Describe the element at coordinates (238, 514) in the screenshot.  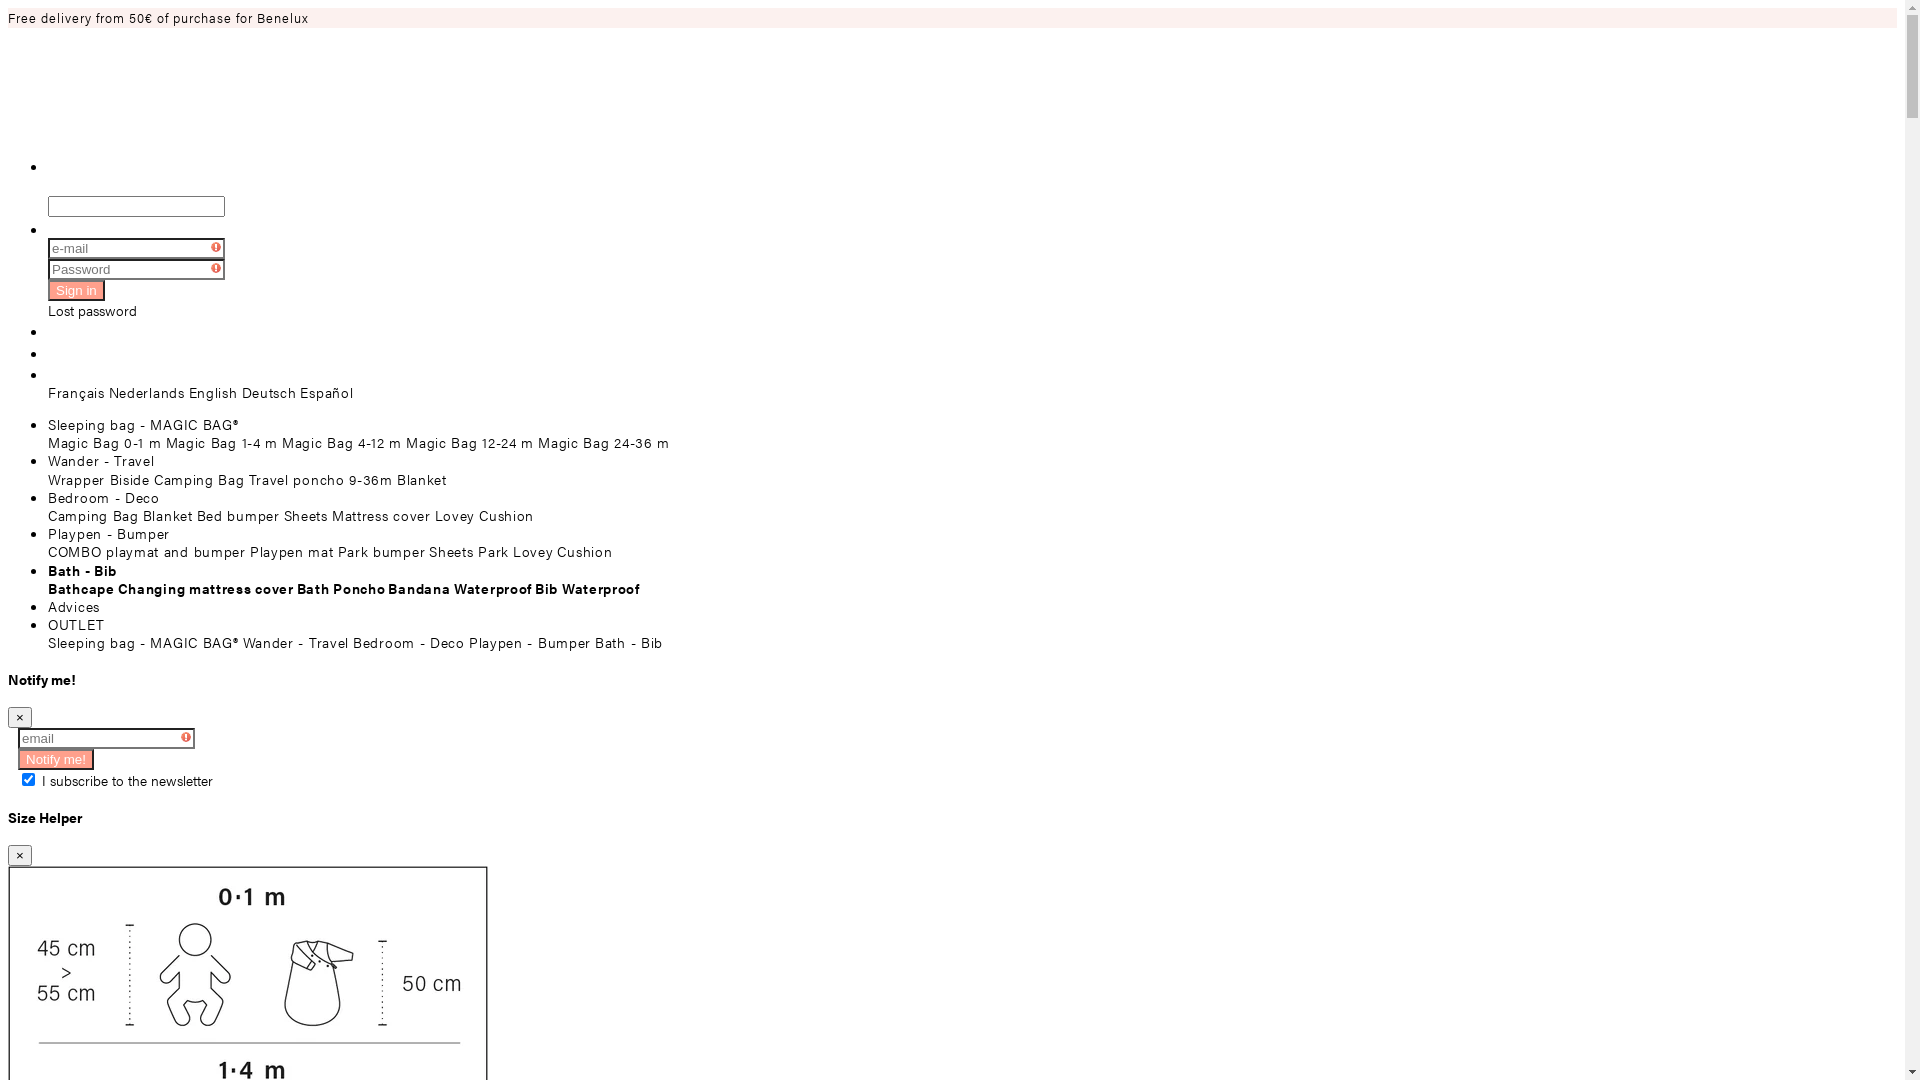
I see `'Bed bumper'` at that location.